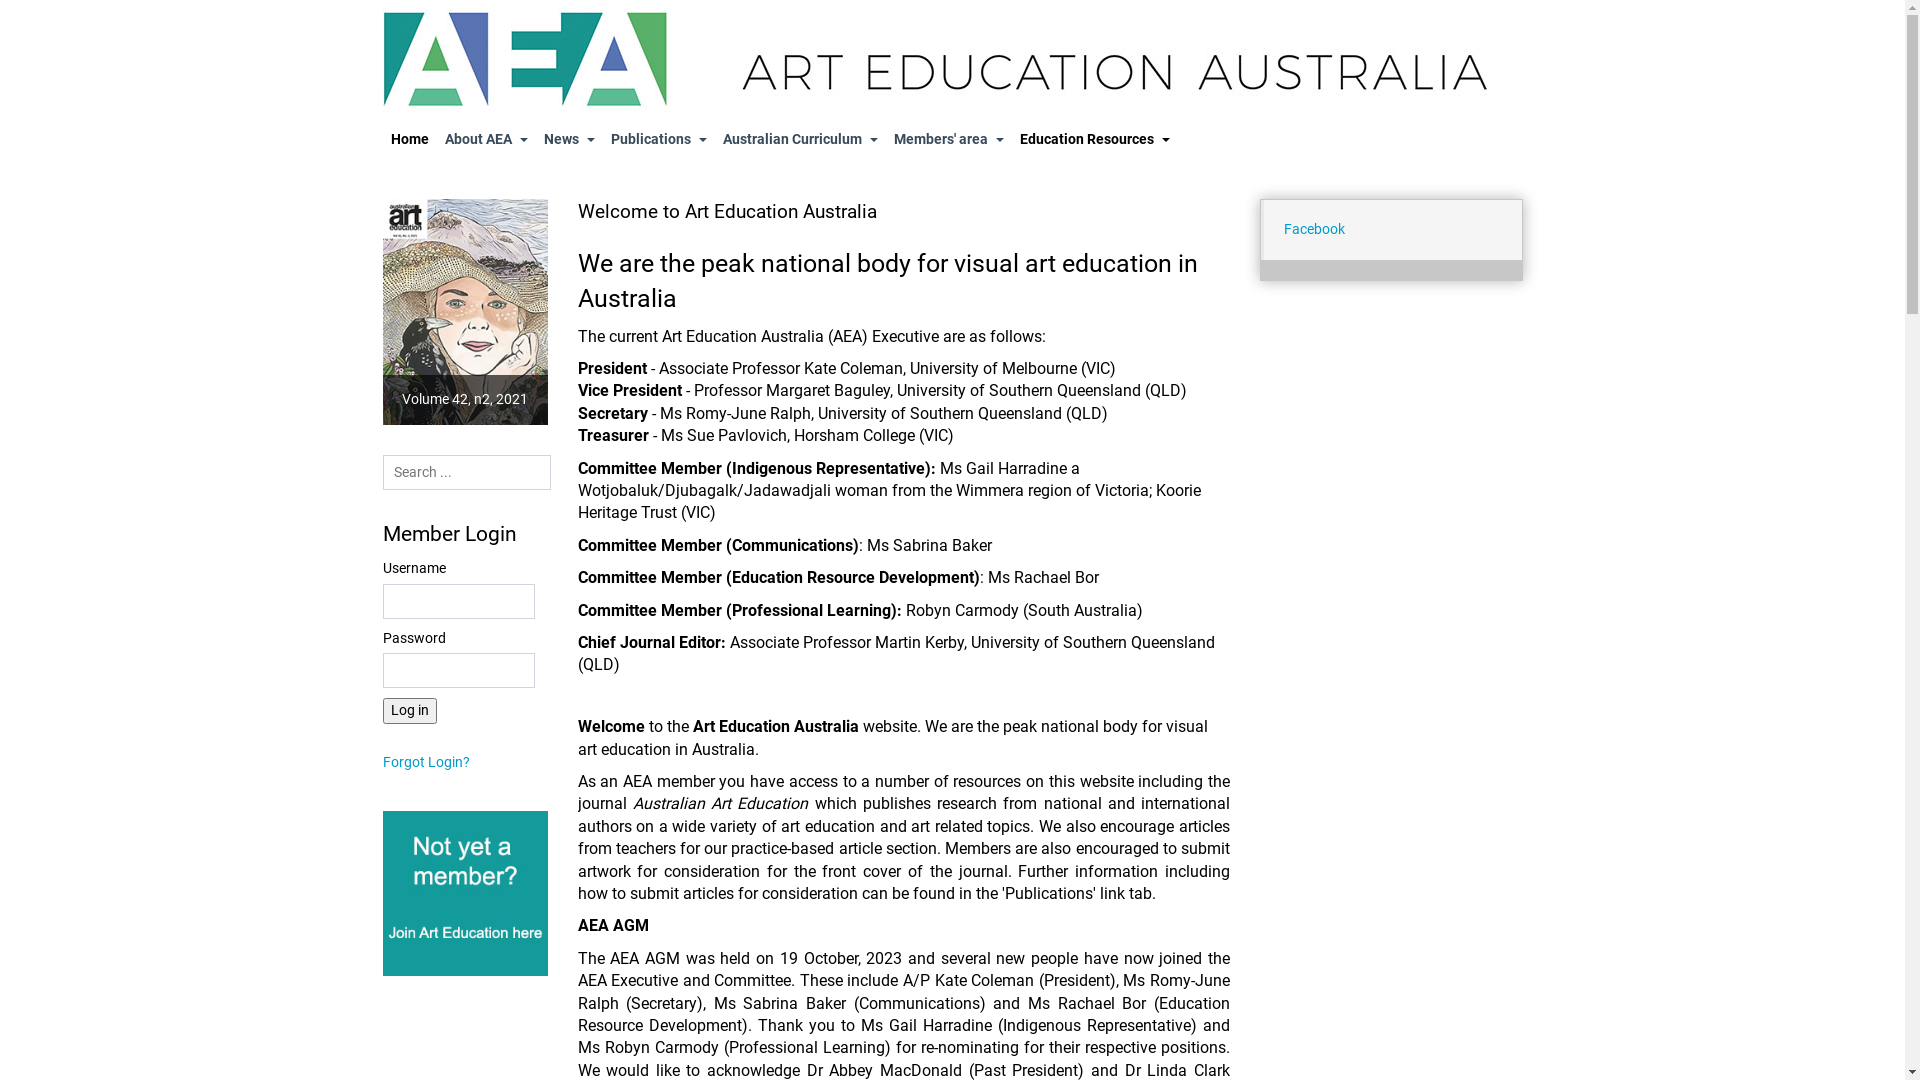 The width and height of the screenshot is (1920, 1080). Describe the element at coordinates (407, 709) in the screenshot. I see `'Log in'` at that location.